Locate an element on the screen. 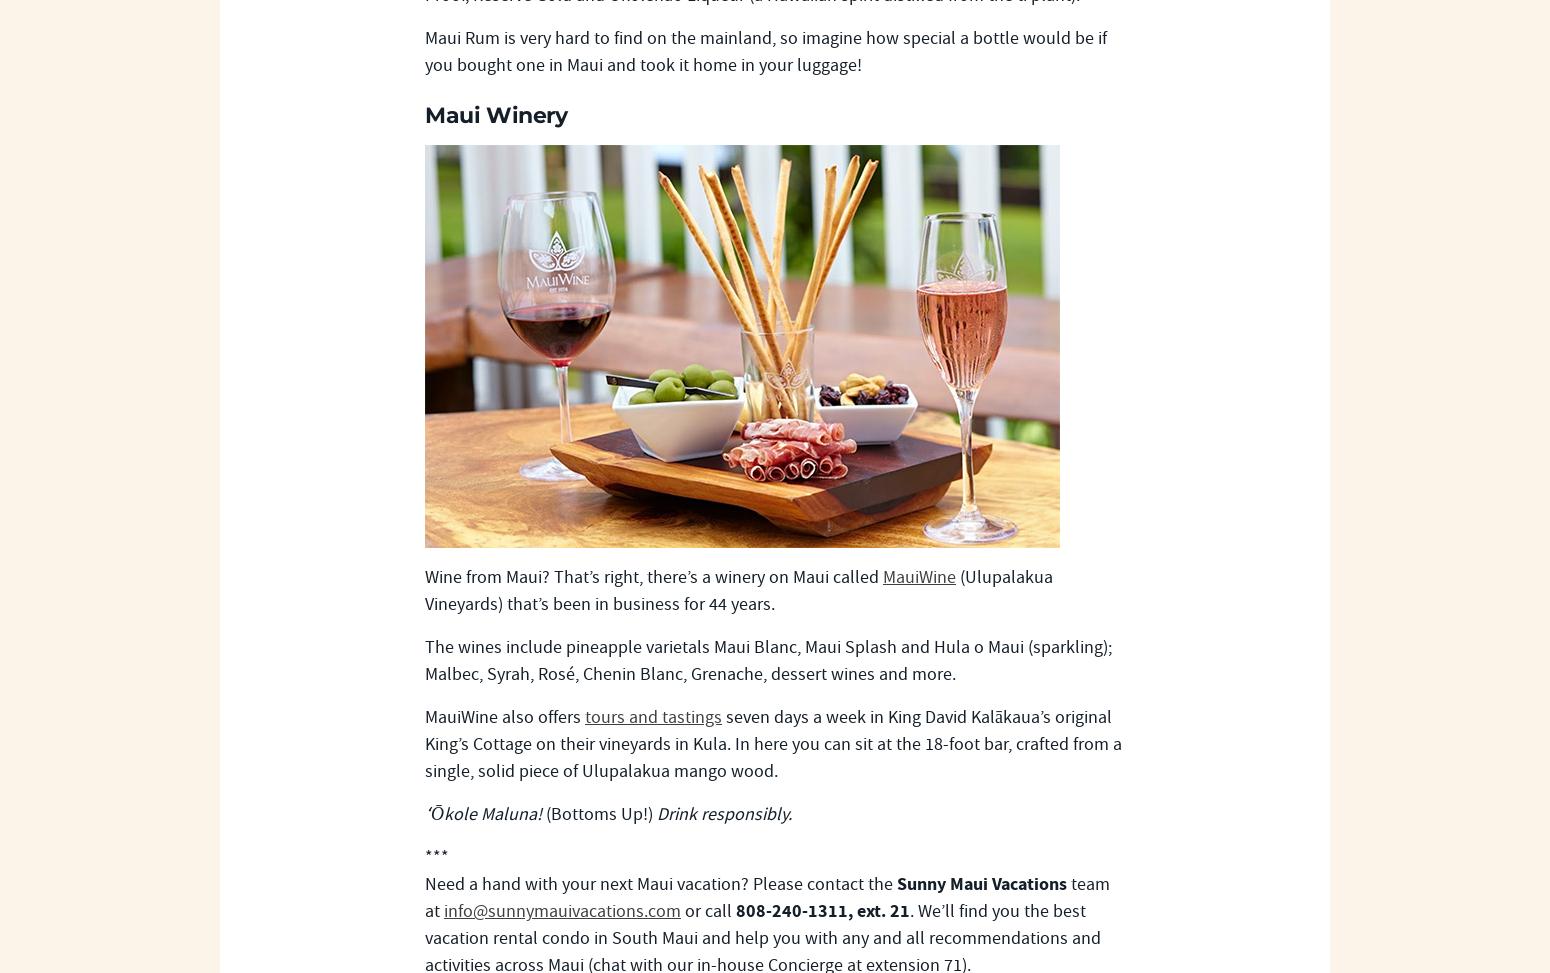 The height and width of the screenshot is (973, 1550). 'or call' is located at coordinates (708, 910).